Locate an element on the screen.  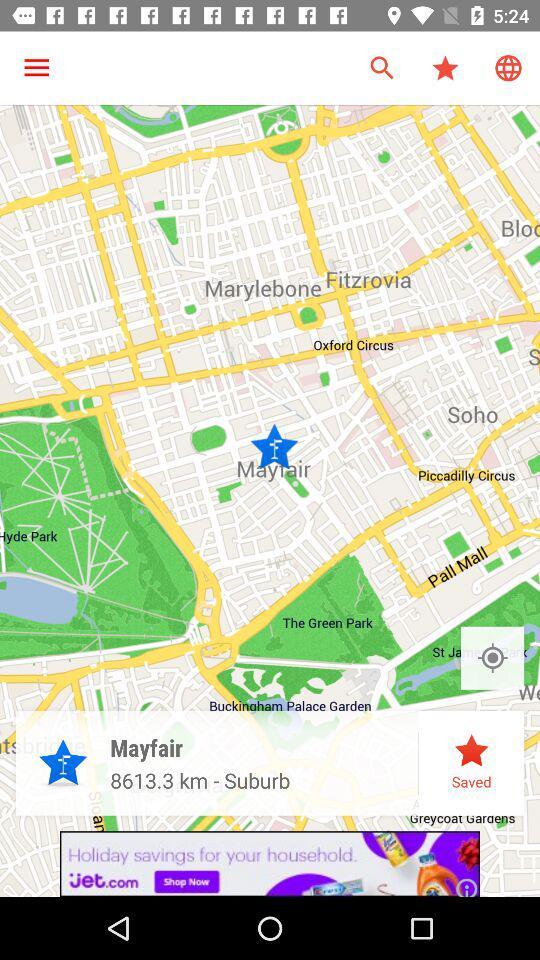
open advertisement is located at coordinates (270, 863).